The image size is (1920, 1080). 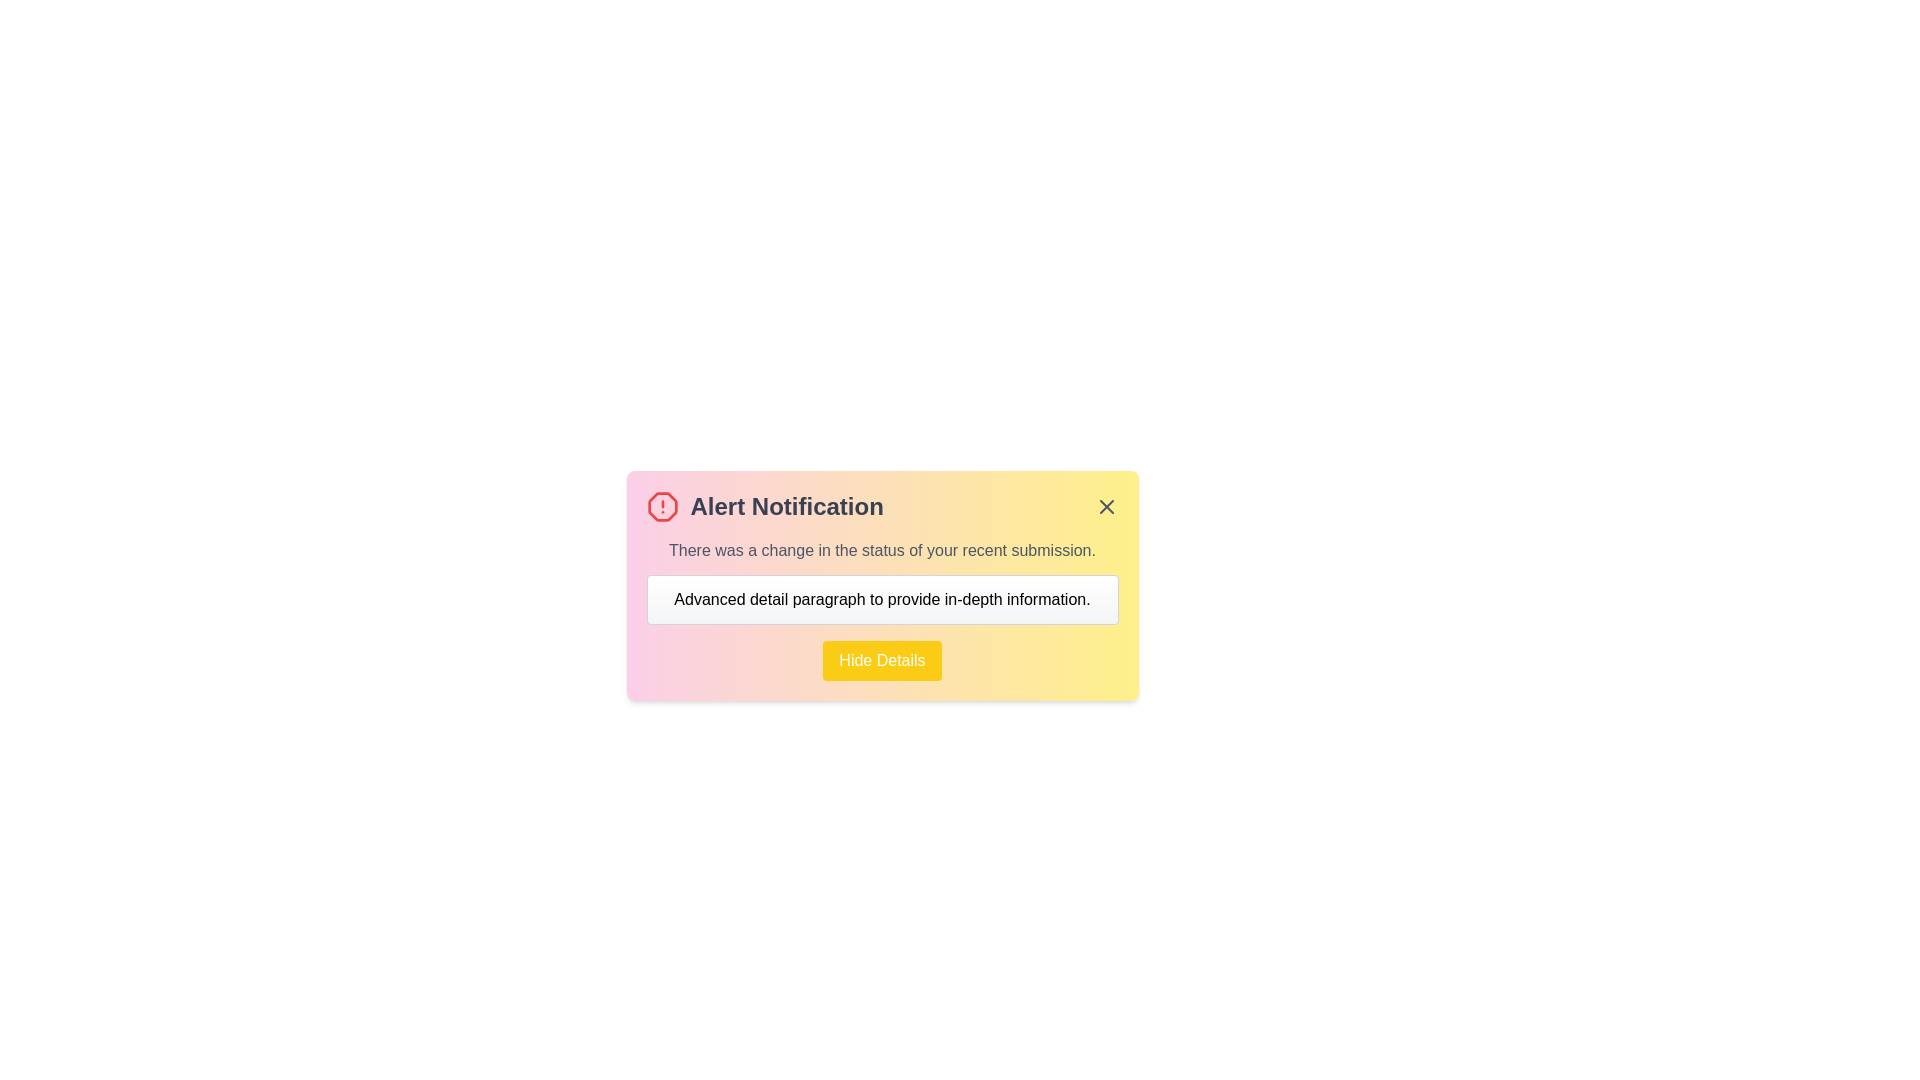 What do you see at coordinates (1105, 505) in the screenshot?
I see `the close button to dismiss the alert` at bounding box center [1105, 505].